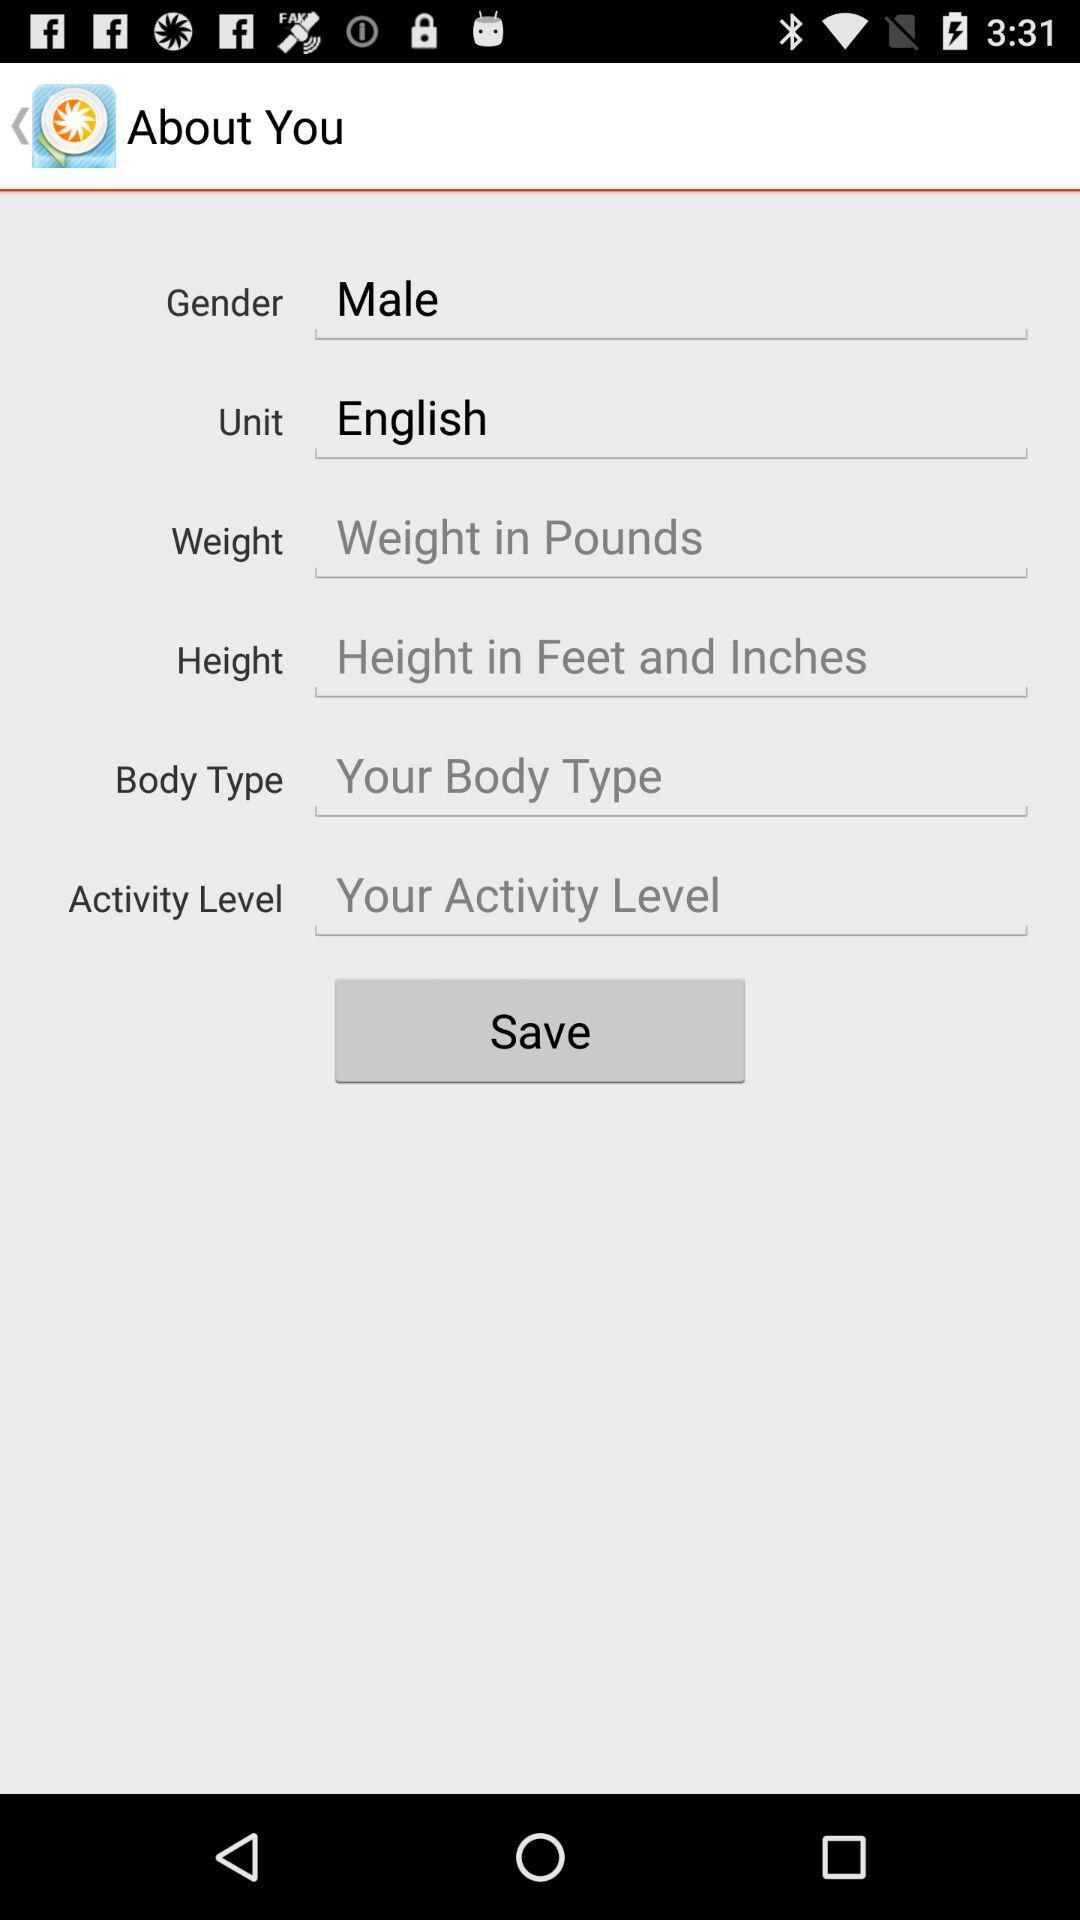 The image size is (1080, 1920). What do you see at coordinates (671, 893) in the screenshot?
I see `write activity level` at bounding box center [671, 893].